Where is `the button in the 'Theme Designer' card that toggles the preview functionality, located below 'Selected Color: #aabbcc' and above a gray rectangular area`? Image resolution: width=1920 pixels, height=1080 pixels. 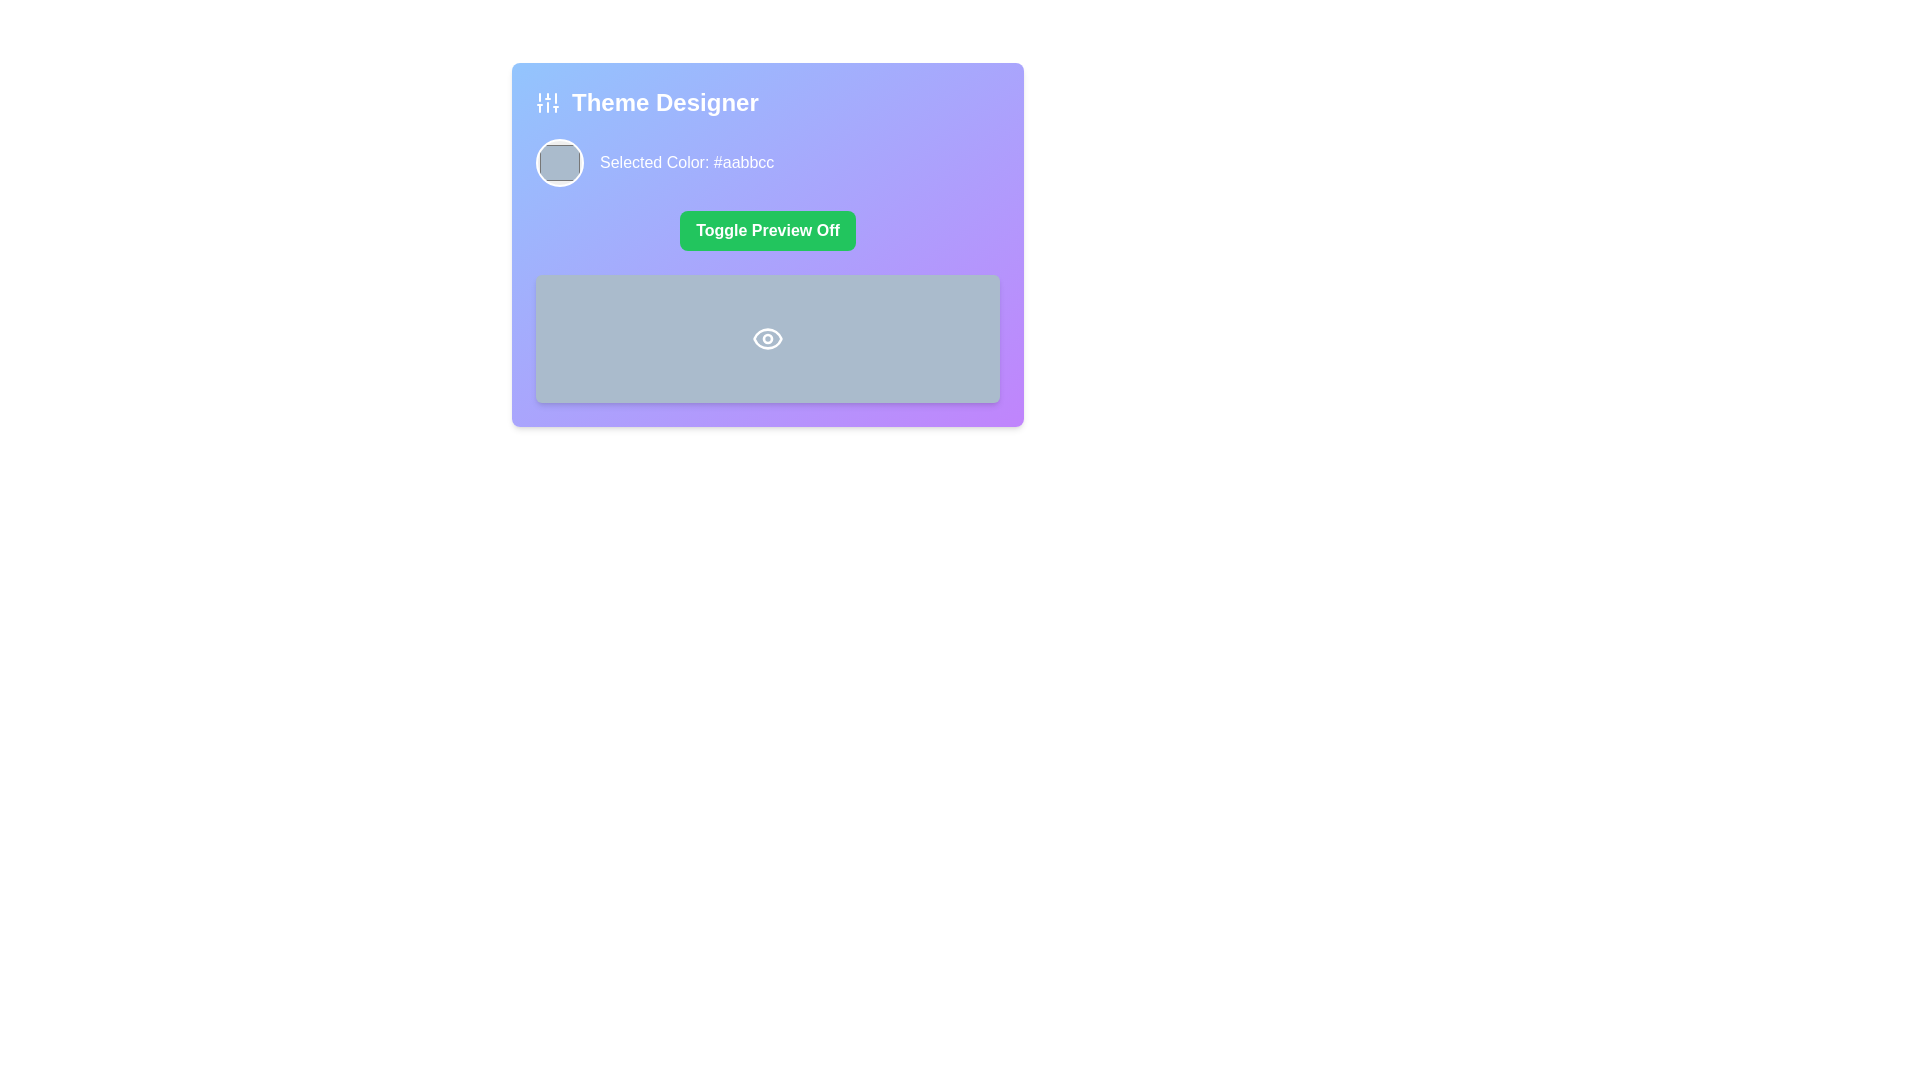
the button in the 'Theme Designer' card that toggles the preview functionality, located below 'Selected Color: #aabbcc' and above a gray rectangular area is located at coordinates (767, 230).